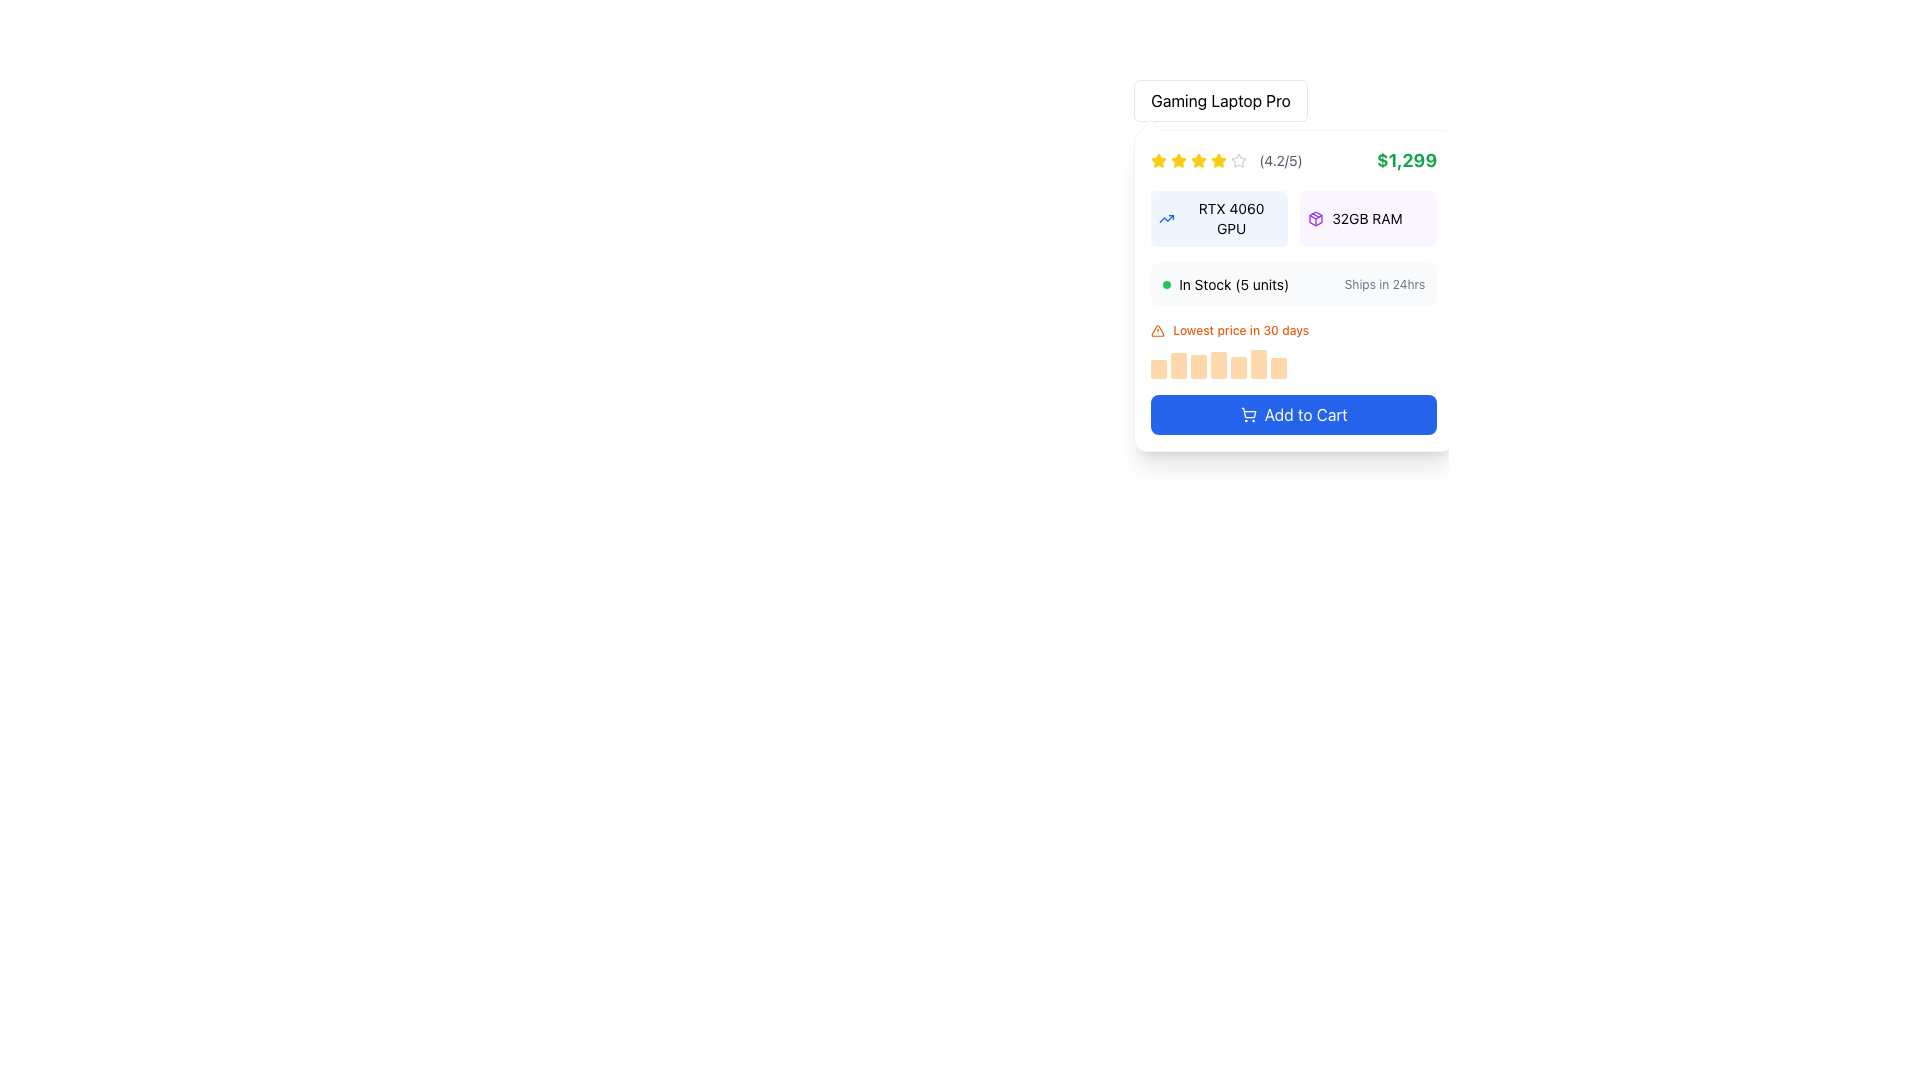 The image size is (1920, 1080). What do you see at coordinates (1179, 160) in the screenshot?
I see `the star-shaped icon with a yellow fill and border, which is the third star from the left in a series of five stars, located above the text '(4.2/5)' in the product details section` at bounding box center [1179, 160].